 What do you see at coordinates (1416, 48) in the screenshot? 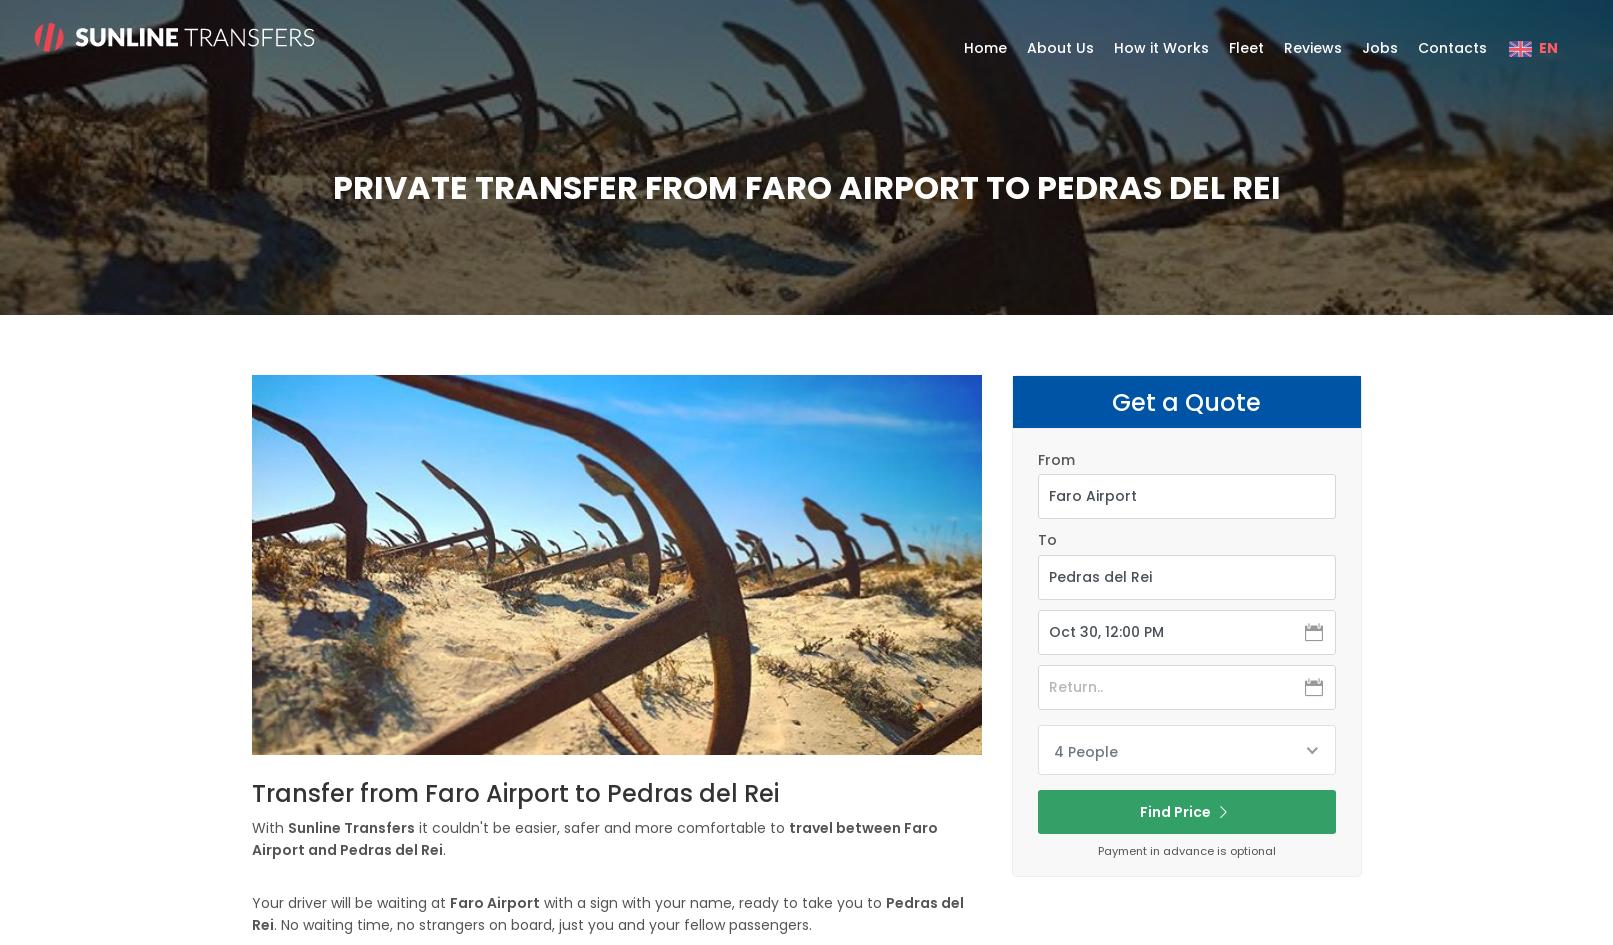
I see `'Contacts'` at bounding box center [1416, 48].